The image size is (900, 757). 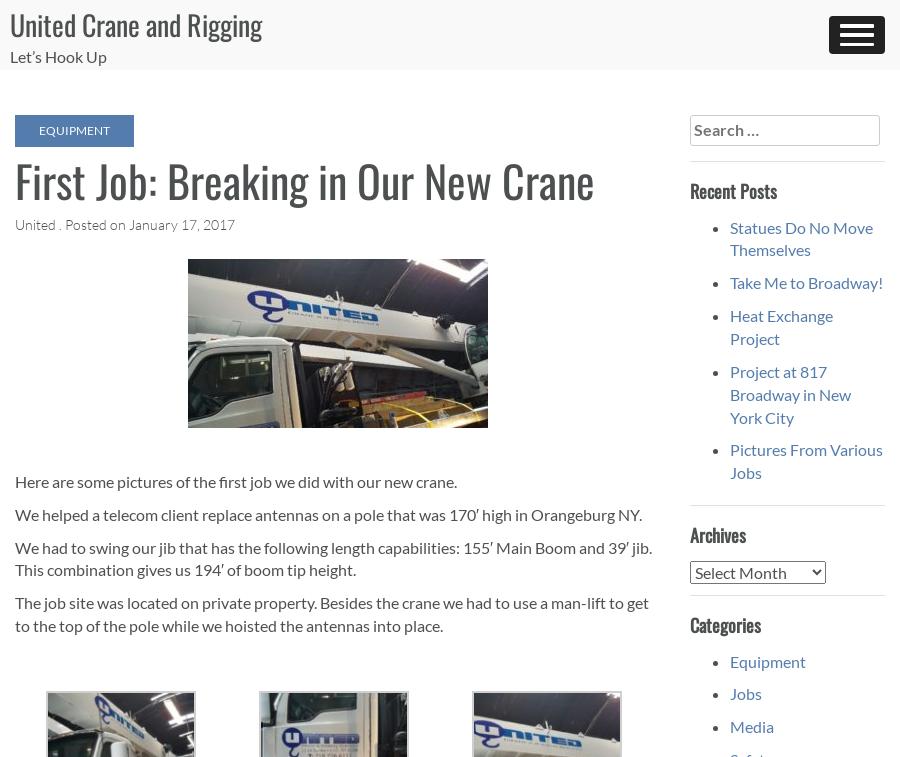 I want to click on 'We had to swing our jib that has the following length capabilities: 155′ Main Boom and 39′ jib. This combination gives us 194′ of boom tip height.', so click(x=332, y=557).